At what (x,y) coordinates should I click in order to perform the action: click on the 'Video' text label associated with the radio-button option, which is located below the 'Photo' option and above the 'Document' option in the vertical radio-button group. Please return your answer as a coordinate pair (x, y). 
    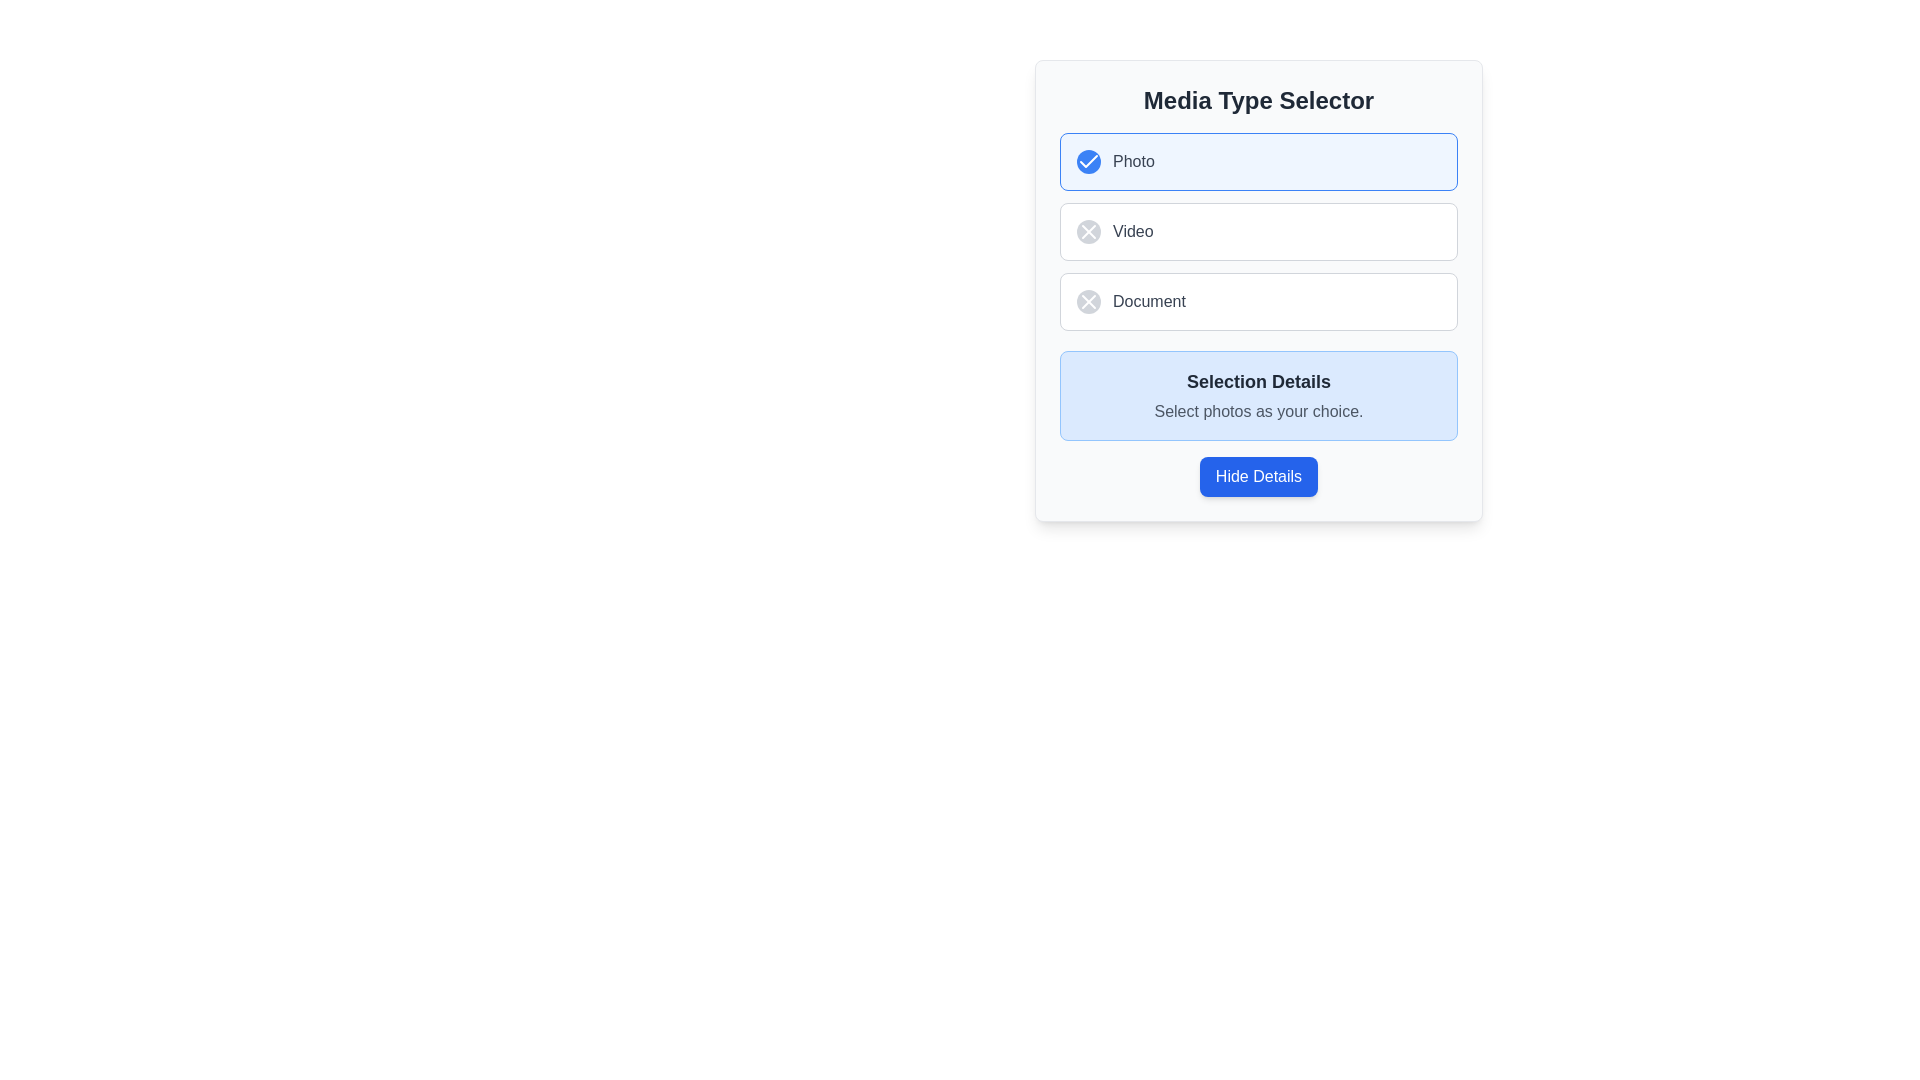
    Looking at the image, I should click on (1133, 230).